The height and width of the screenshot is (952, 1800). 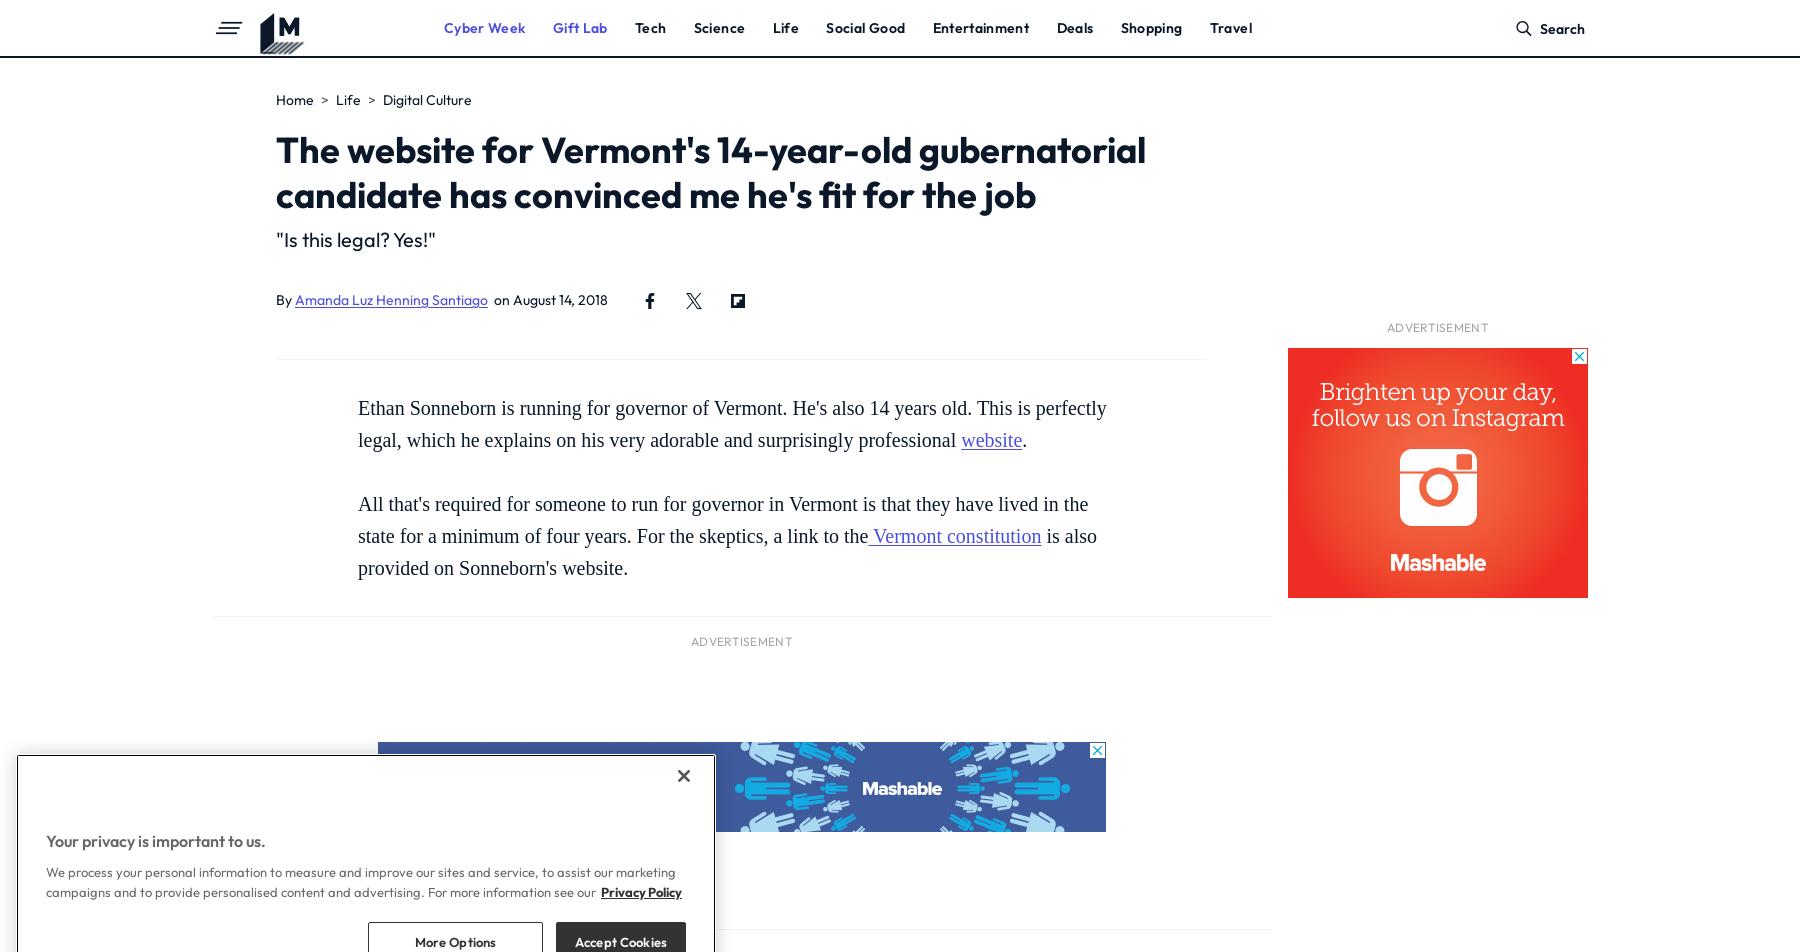 What do you see at coordinates (979, 27) in the screenshot?
I see `'Entertainment'` at bounding box center [979, 27].